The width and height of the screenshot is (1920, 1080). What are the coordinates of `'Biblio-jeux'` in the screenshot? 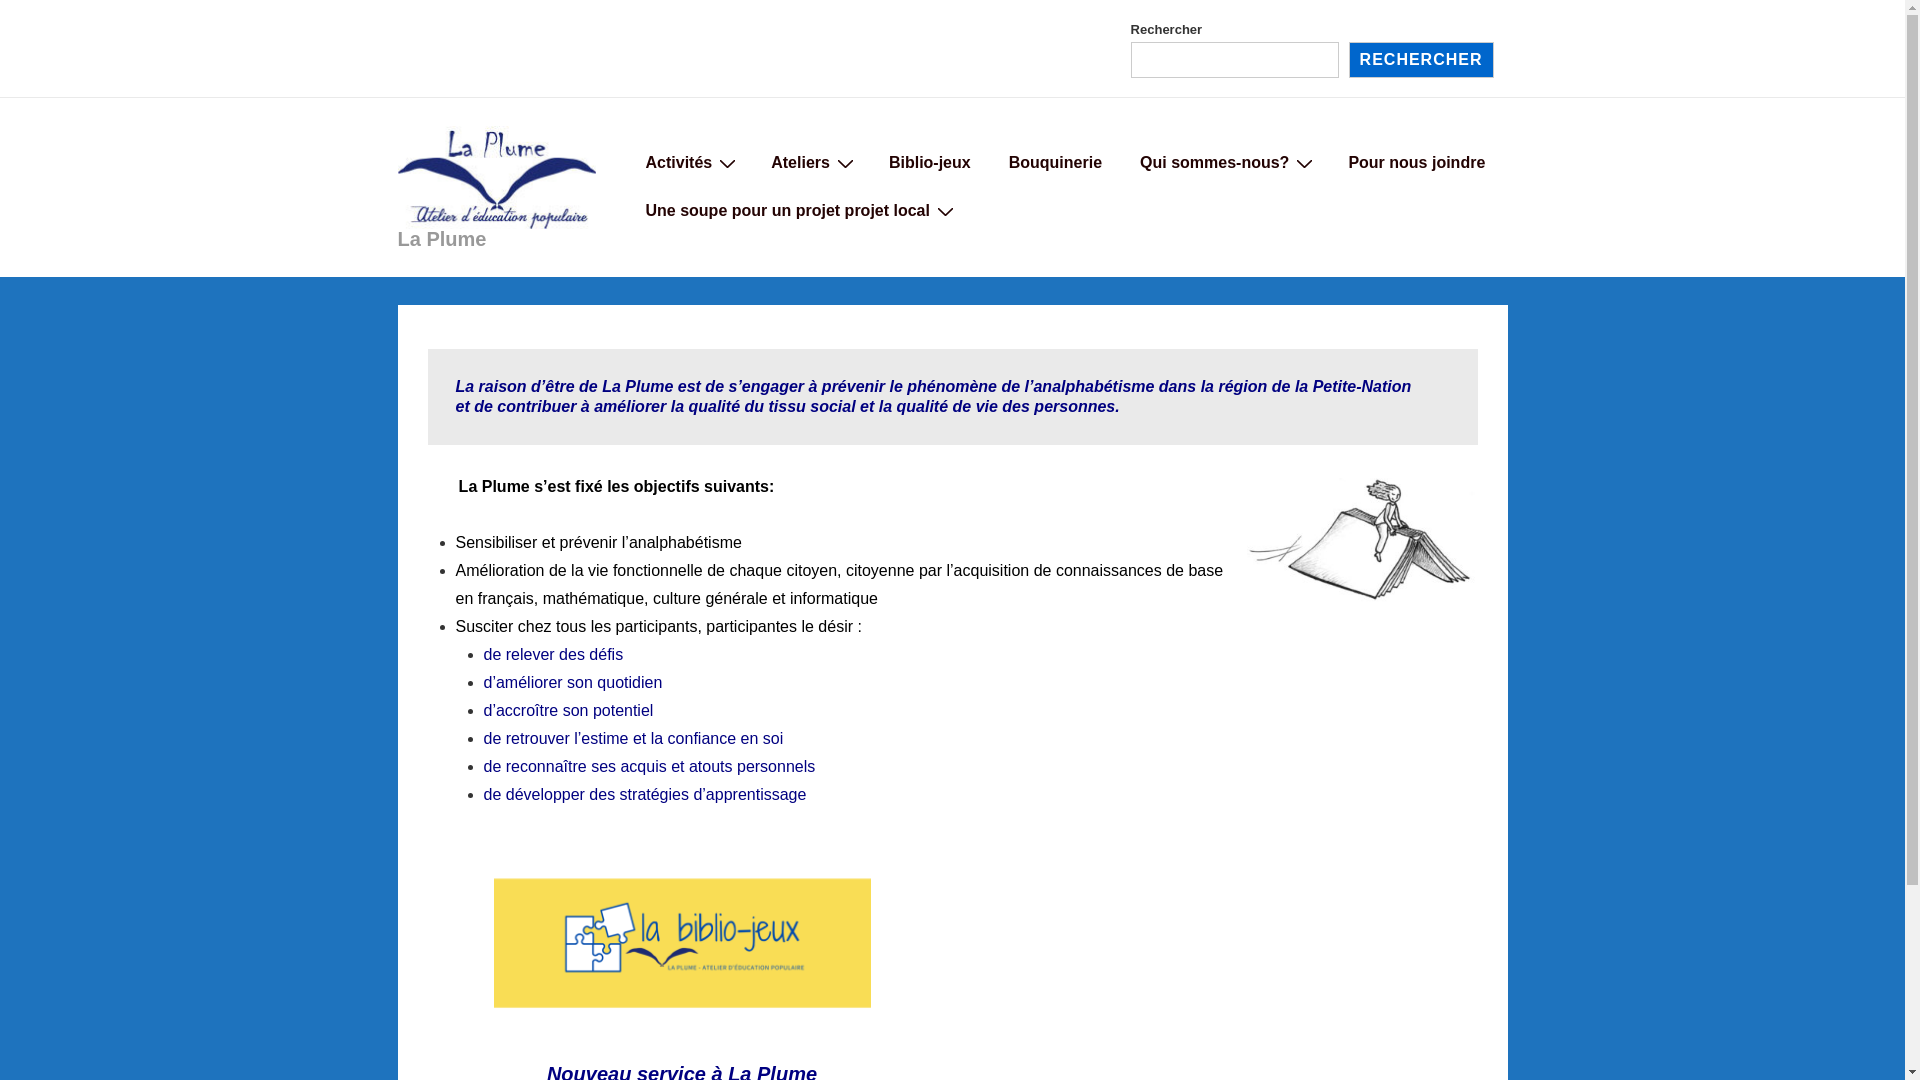 It's located at (929, 161).